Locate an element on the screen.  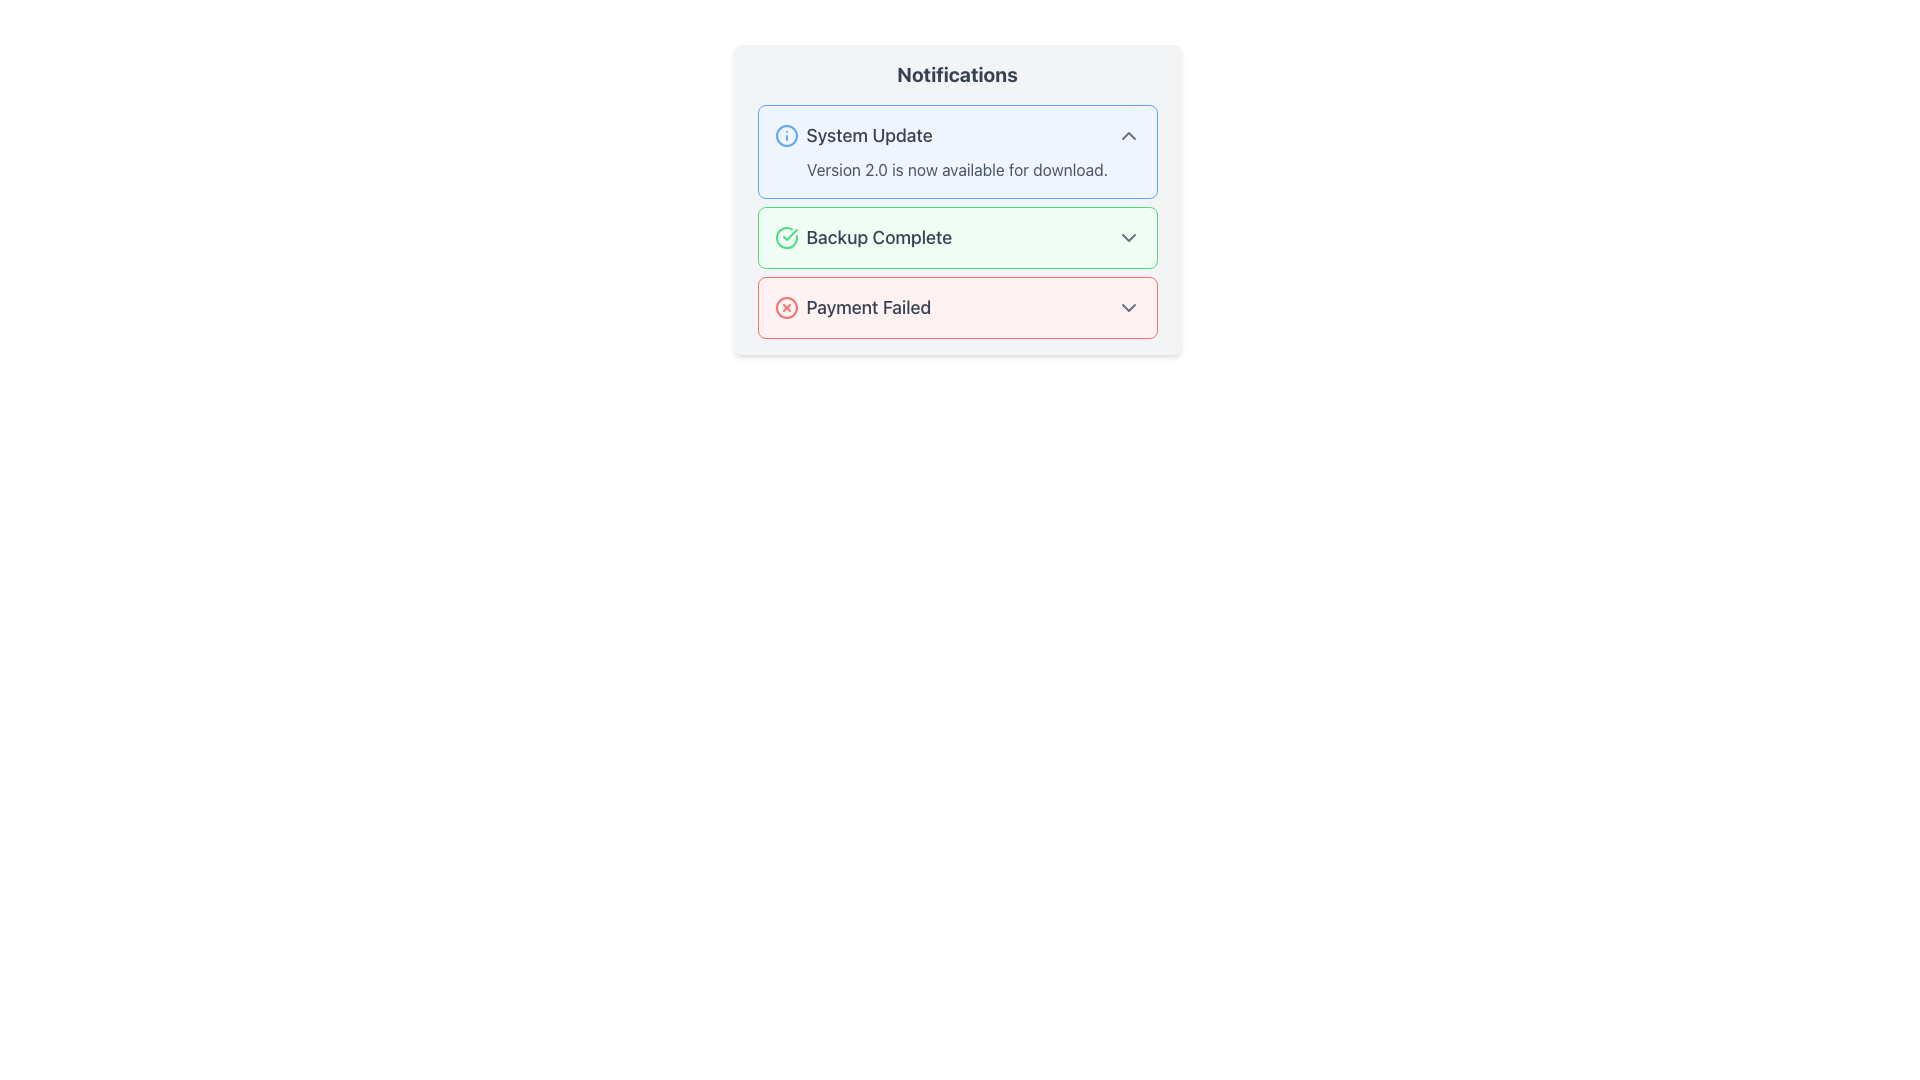
the text label with icon indicating a successful backup operation located in the notifications panel, positioned between the 'System Update' and 'Payment Failed' notifications is located at coordinates (863, 237).